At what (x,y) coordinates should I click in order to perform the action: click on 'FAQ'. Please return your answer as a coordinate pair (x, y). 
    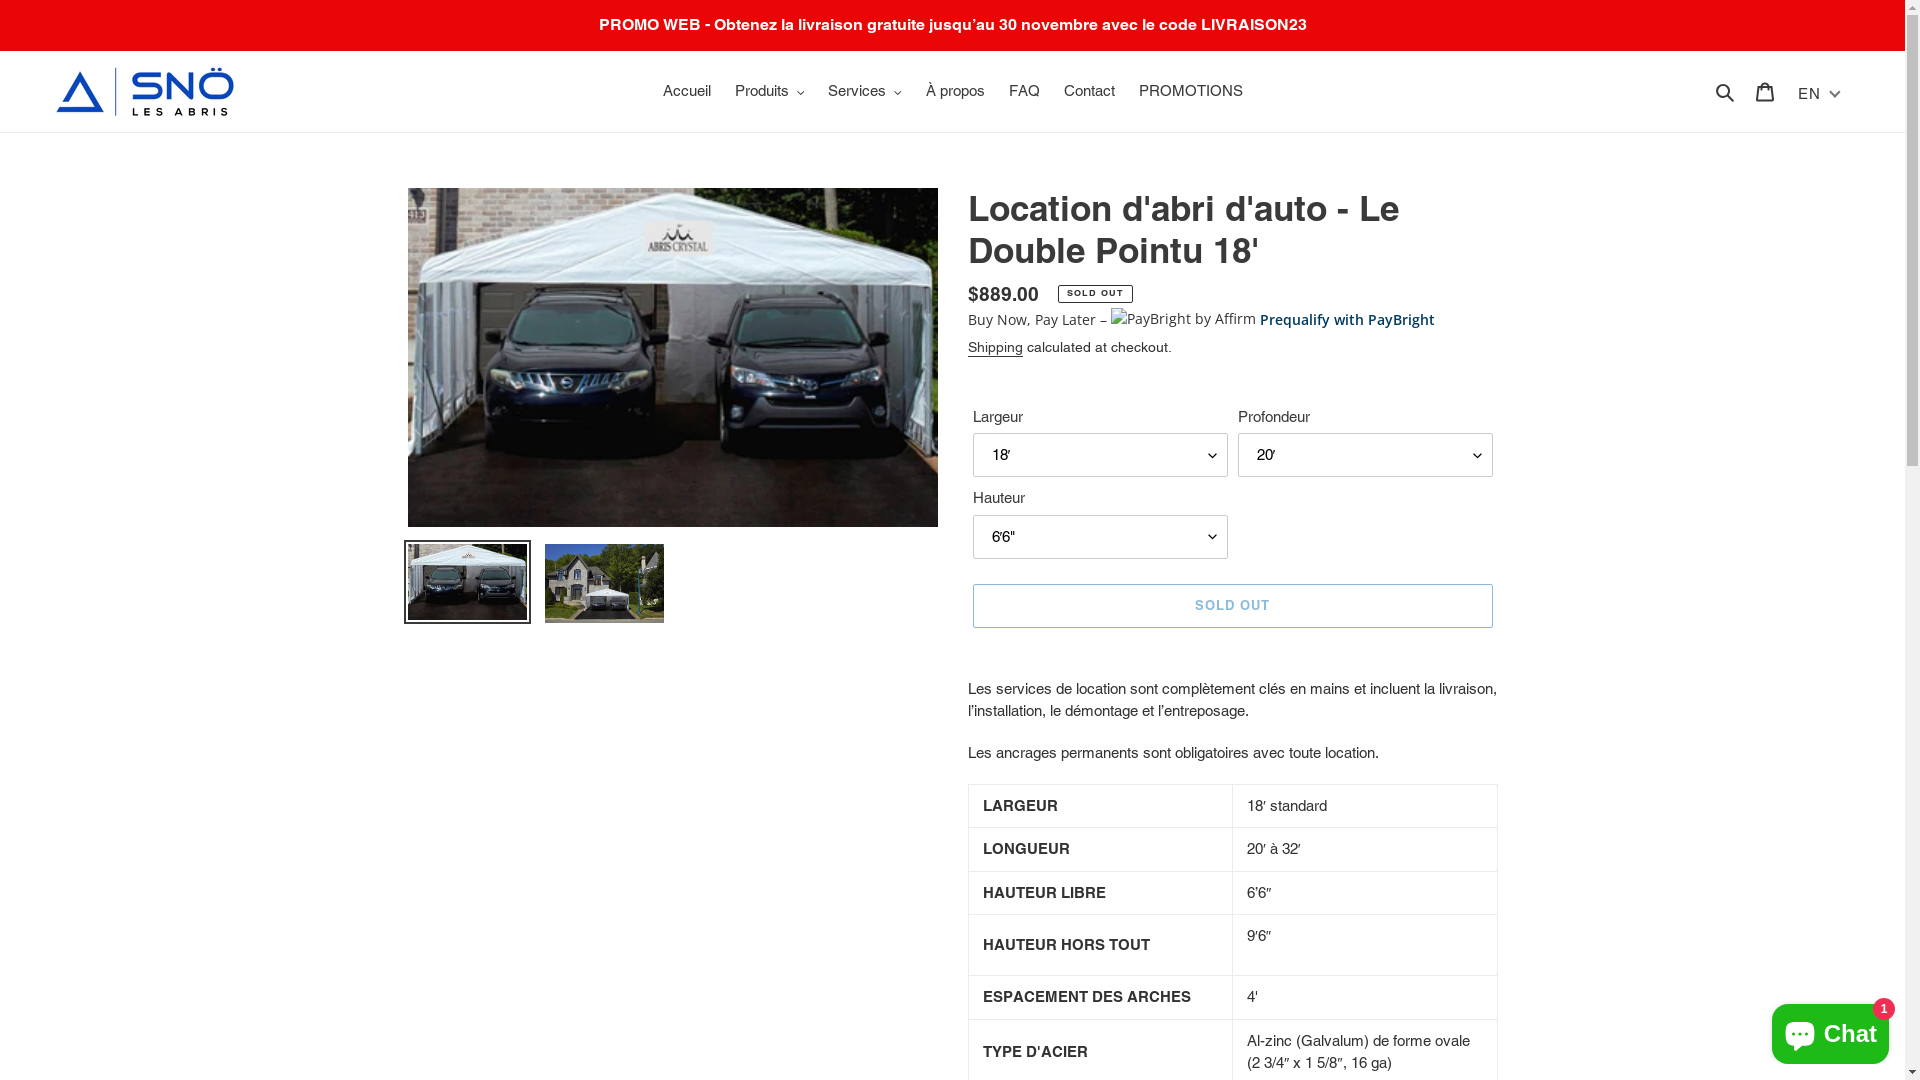
    Looking at the image, I should click on (1023, 91).